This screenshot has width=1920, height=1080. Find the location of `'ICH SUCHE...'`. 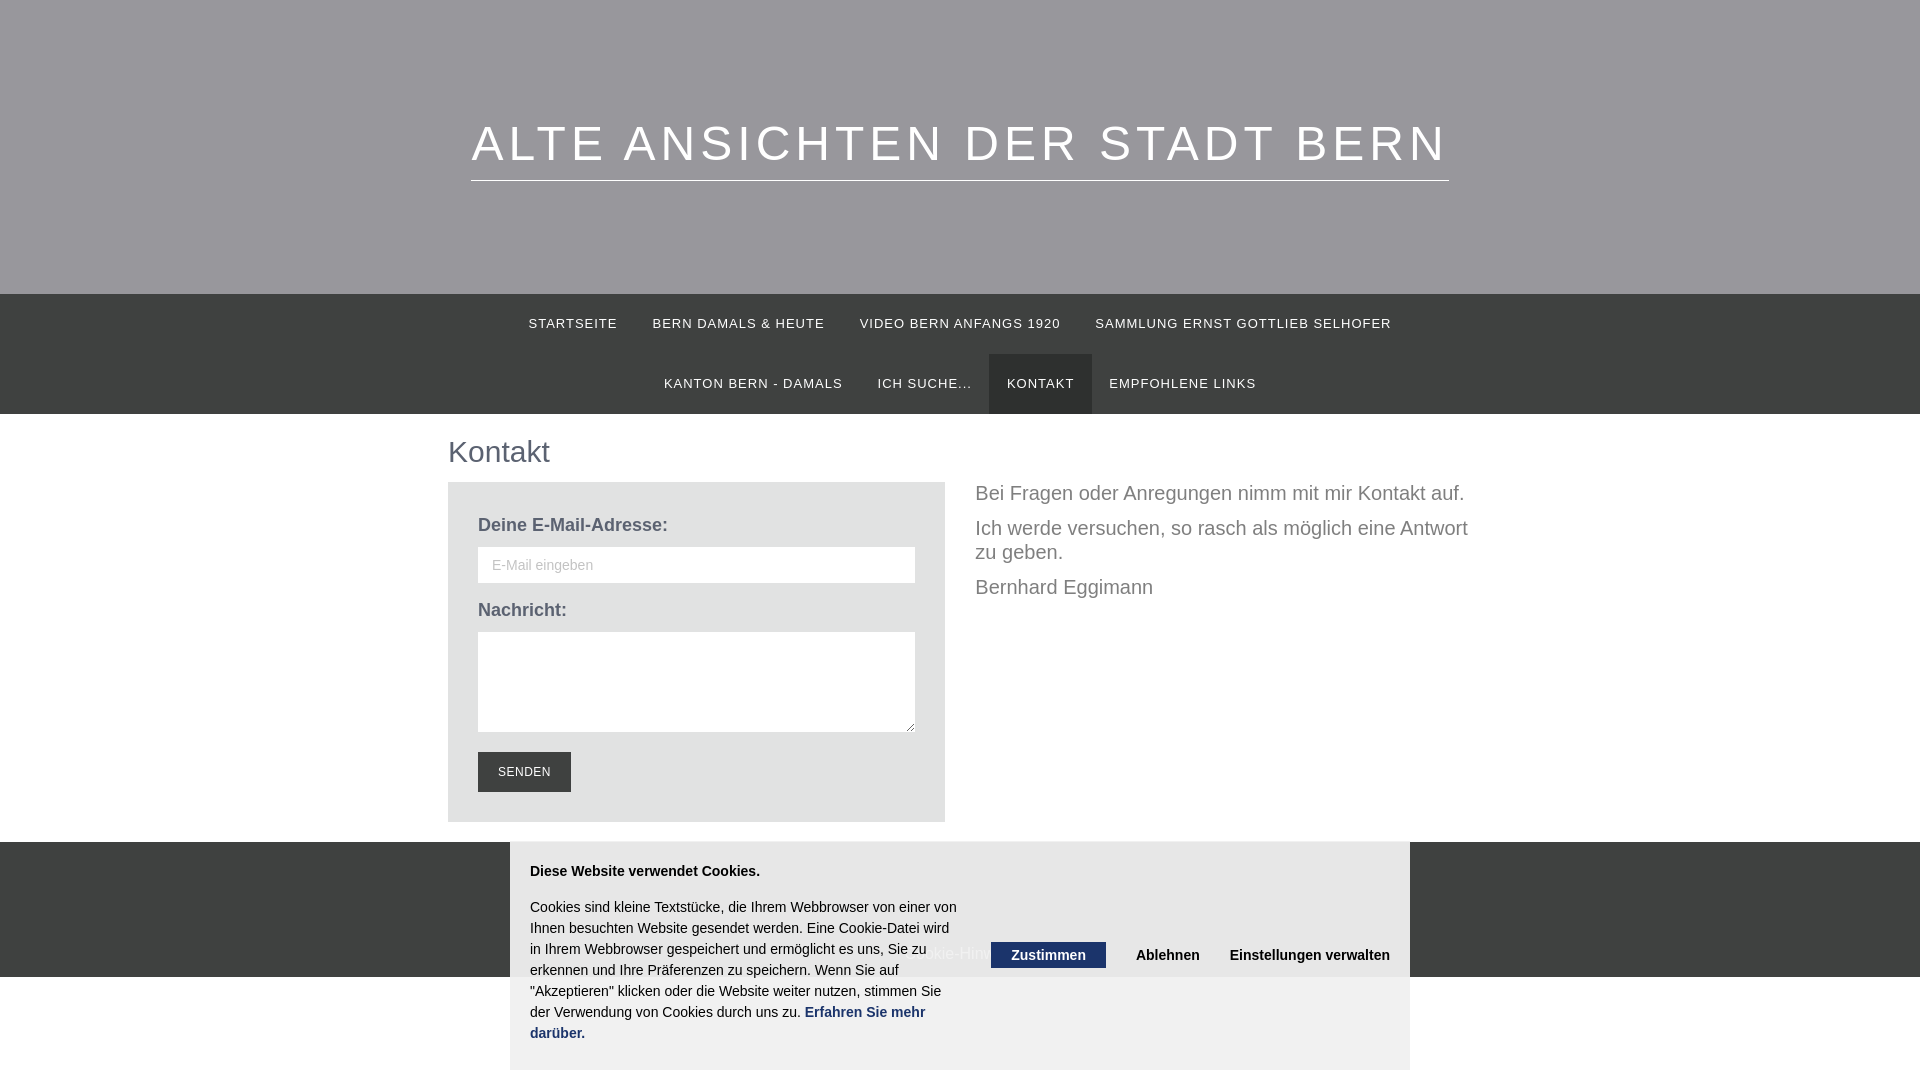

'ICH SUCHE...' is located at coordinates (923, 384).